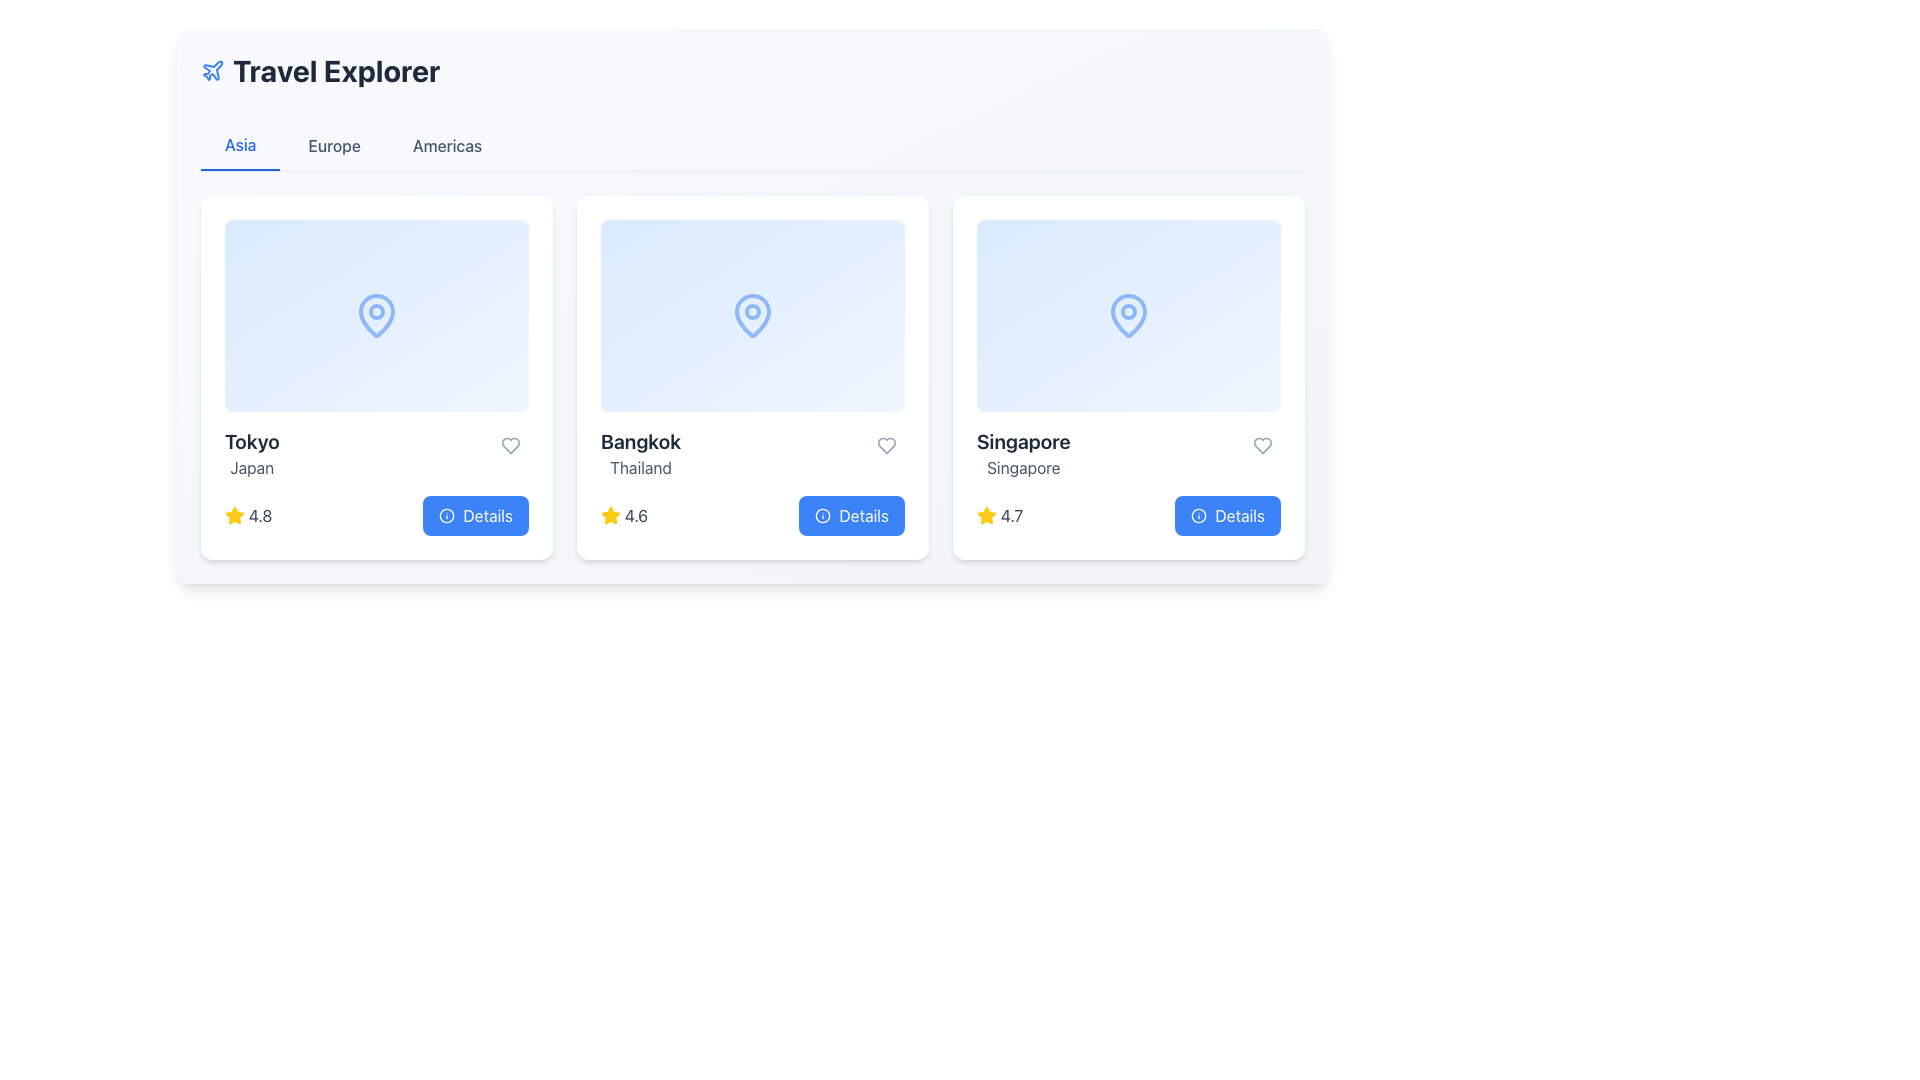 The height and width of the screenshot is (1080, 1920). What do you see at coordinates (510, 445) in the screenshot?
I see `the heart-shaped icon outlined in muted slate color located at the top-right corner of the card representing 'Tokyo, Japan'` at bounding box center [510, 445].